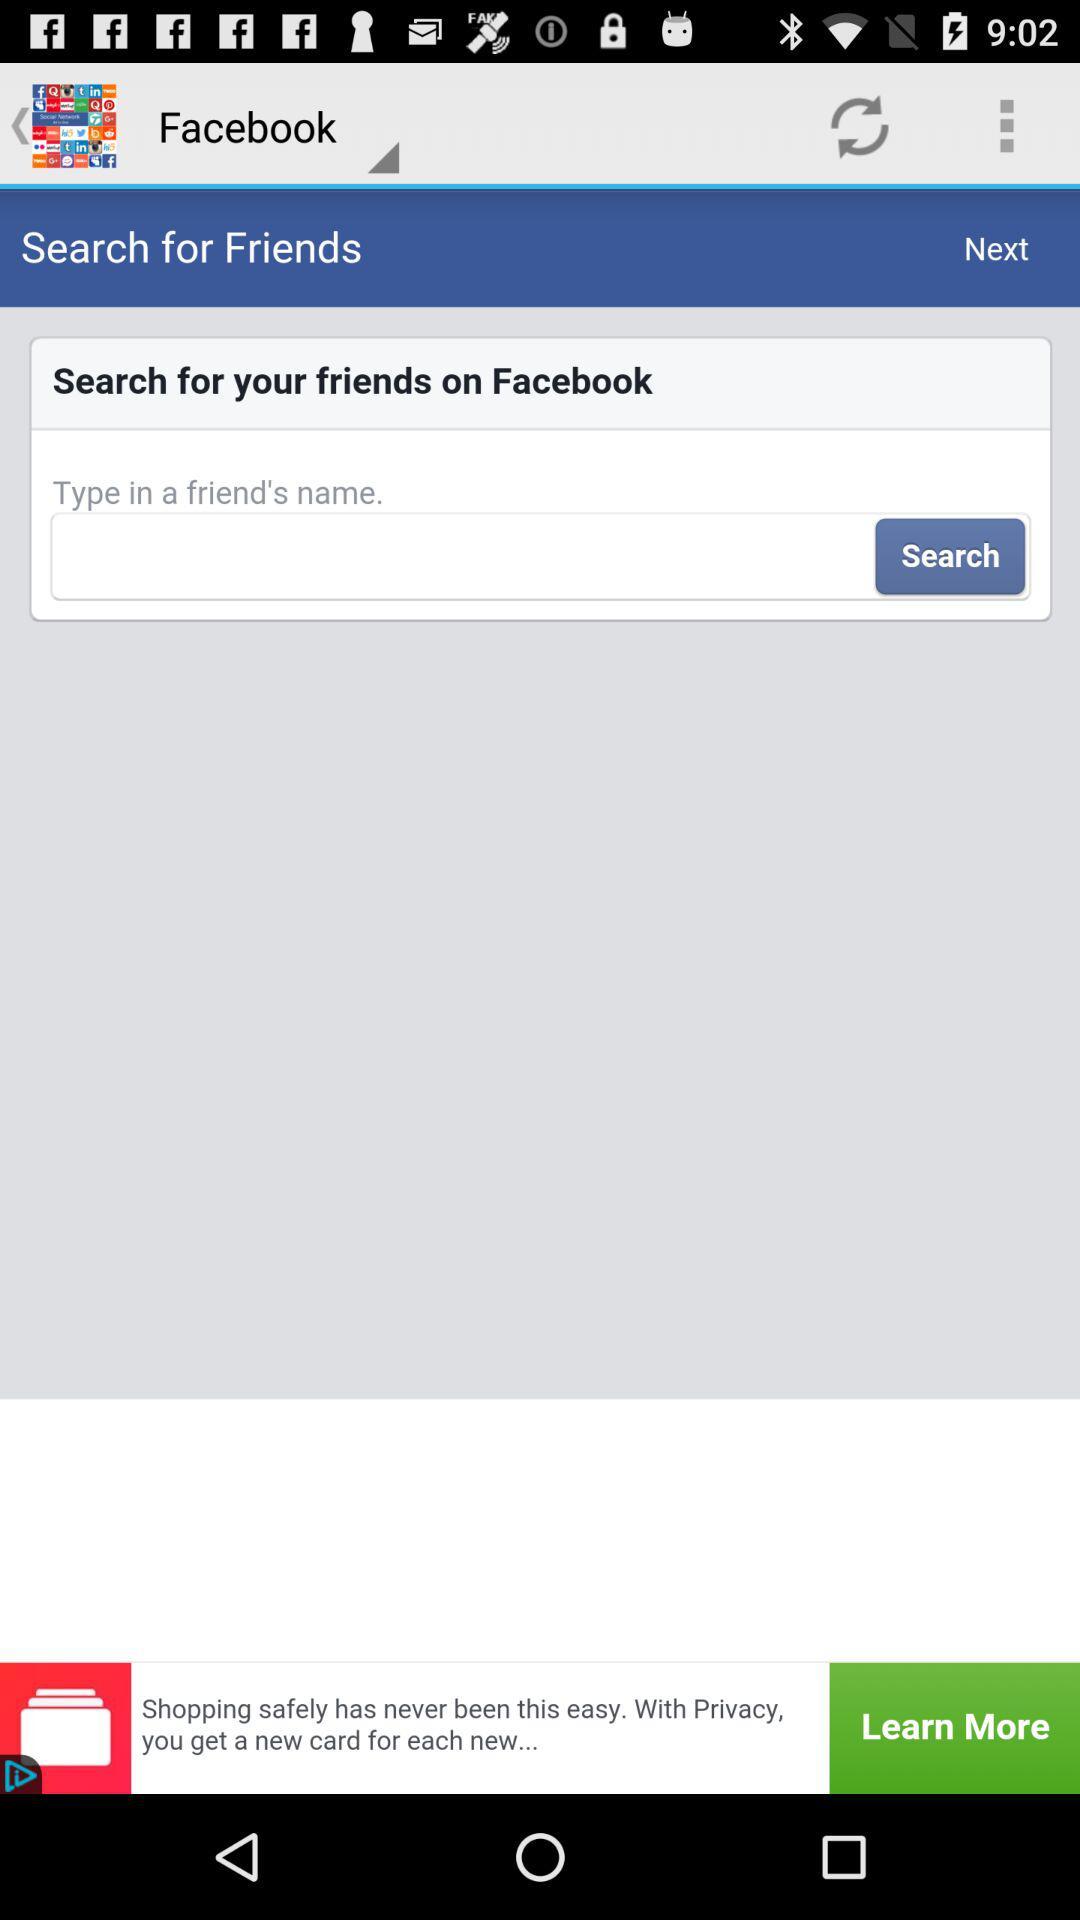 The image size is (1080, 1920). I want to click on the icon next to the facebook, so click(858, 124).